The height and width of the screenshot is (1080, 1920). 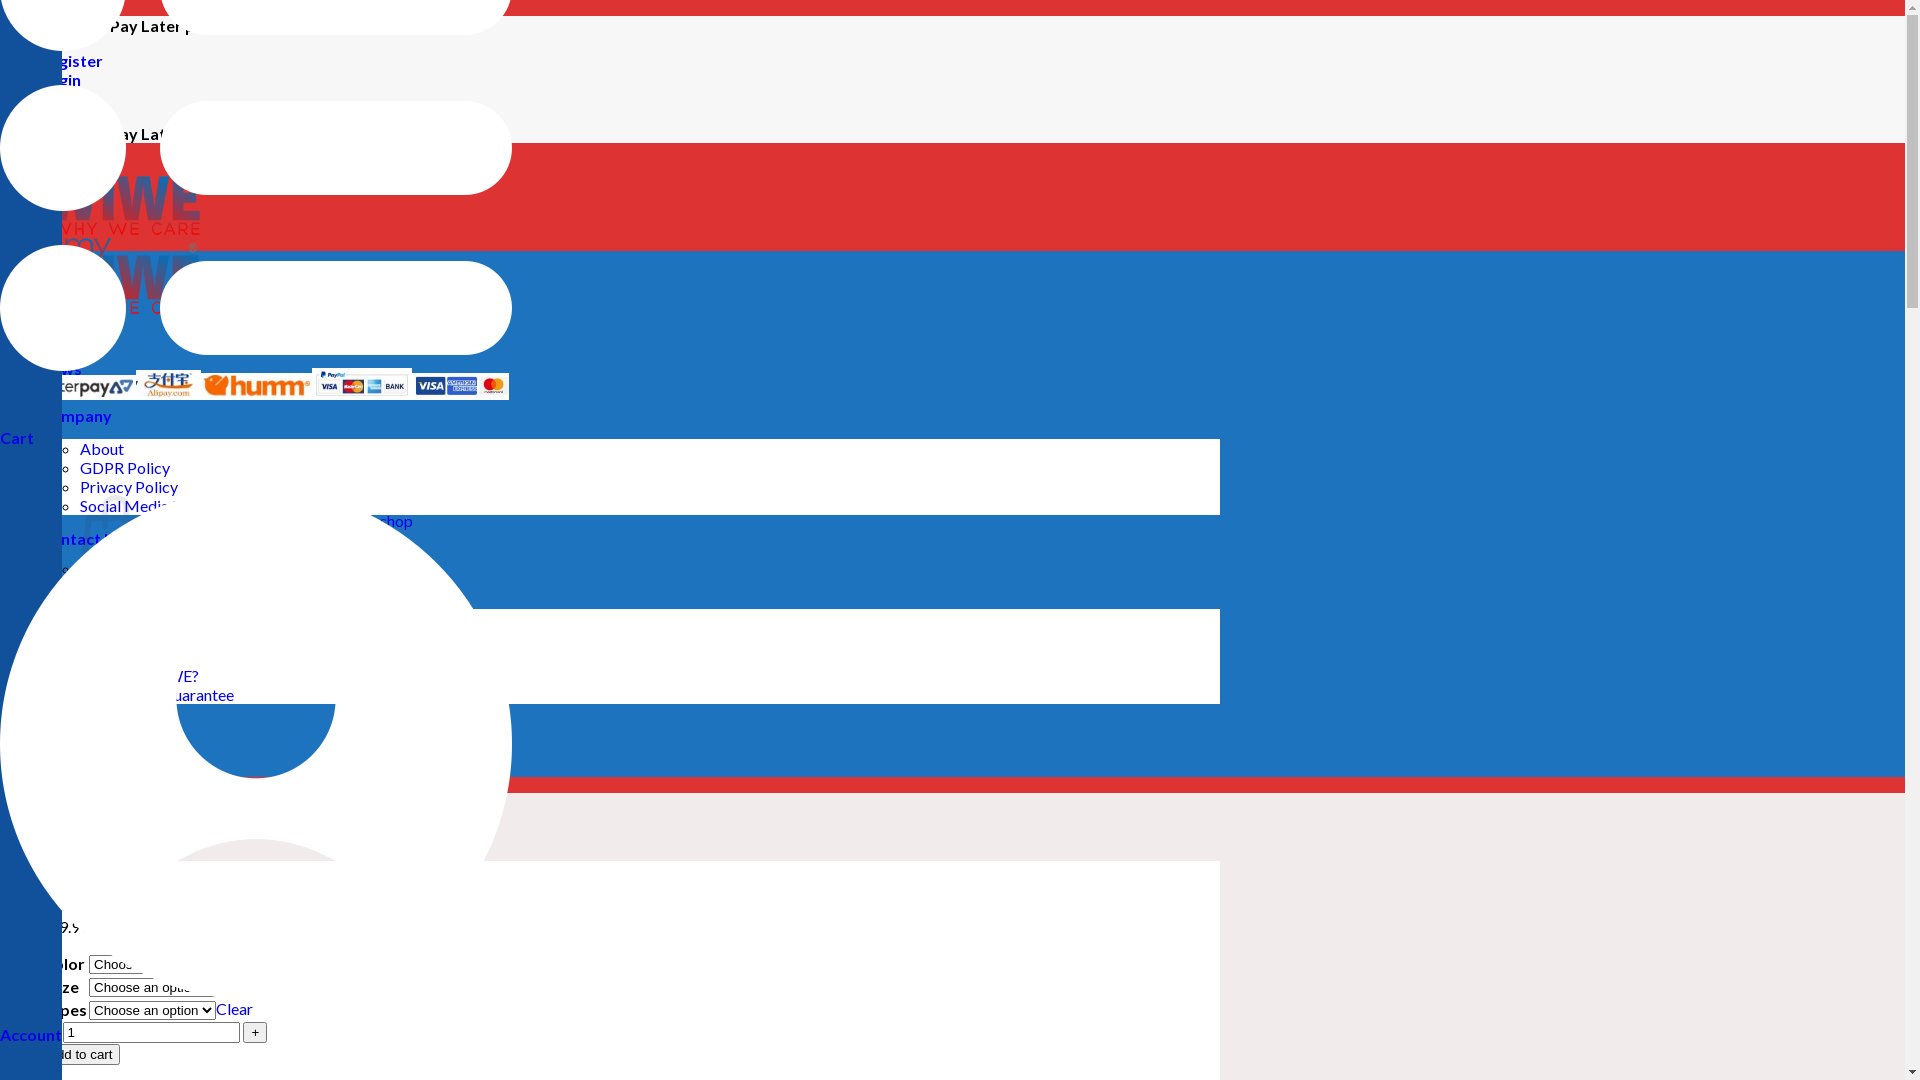 I want to click on 'Company', so click(x=76, y=414).